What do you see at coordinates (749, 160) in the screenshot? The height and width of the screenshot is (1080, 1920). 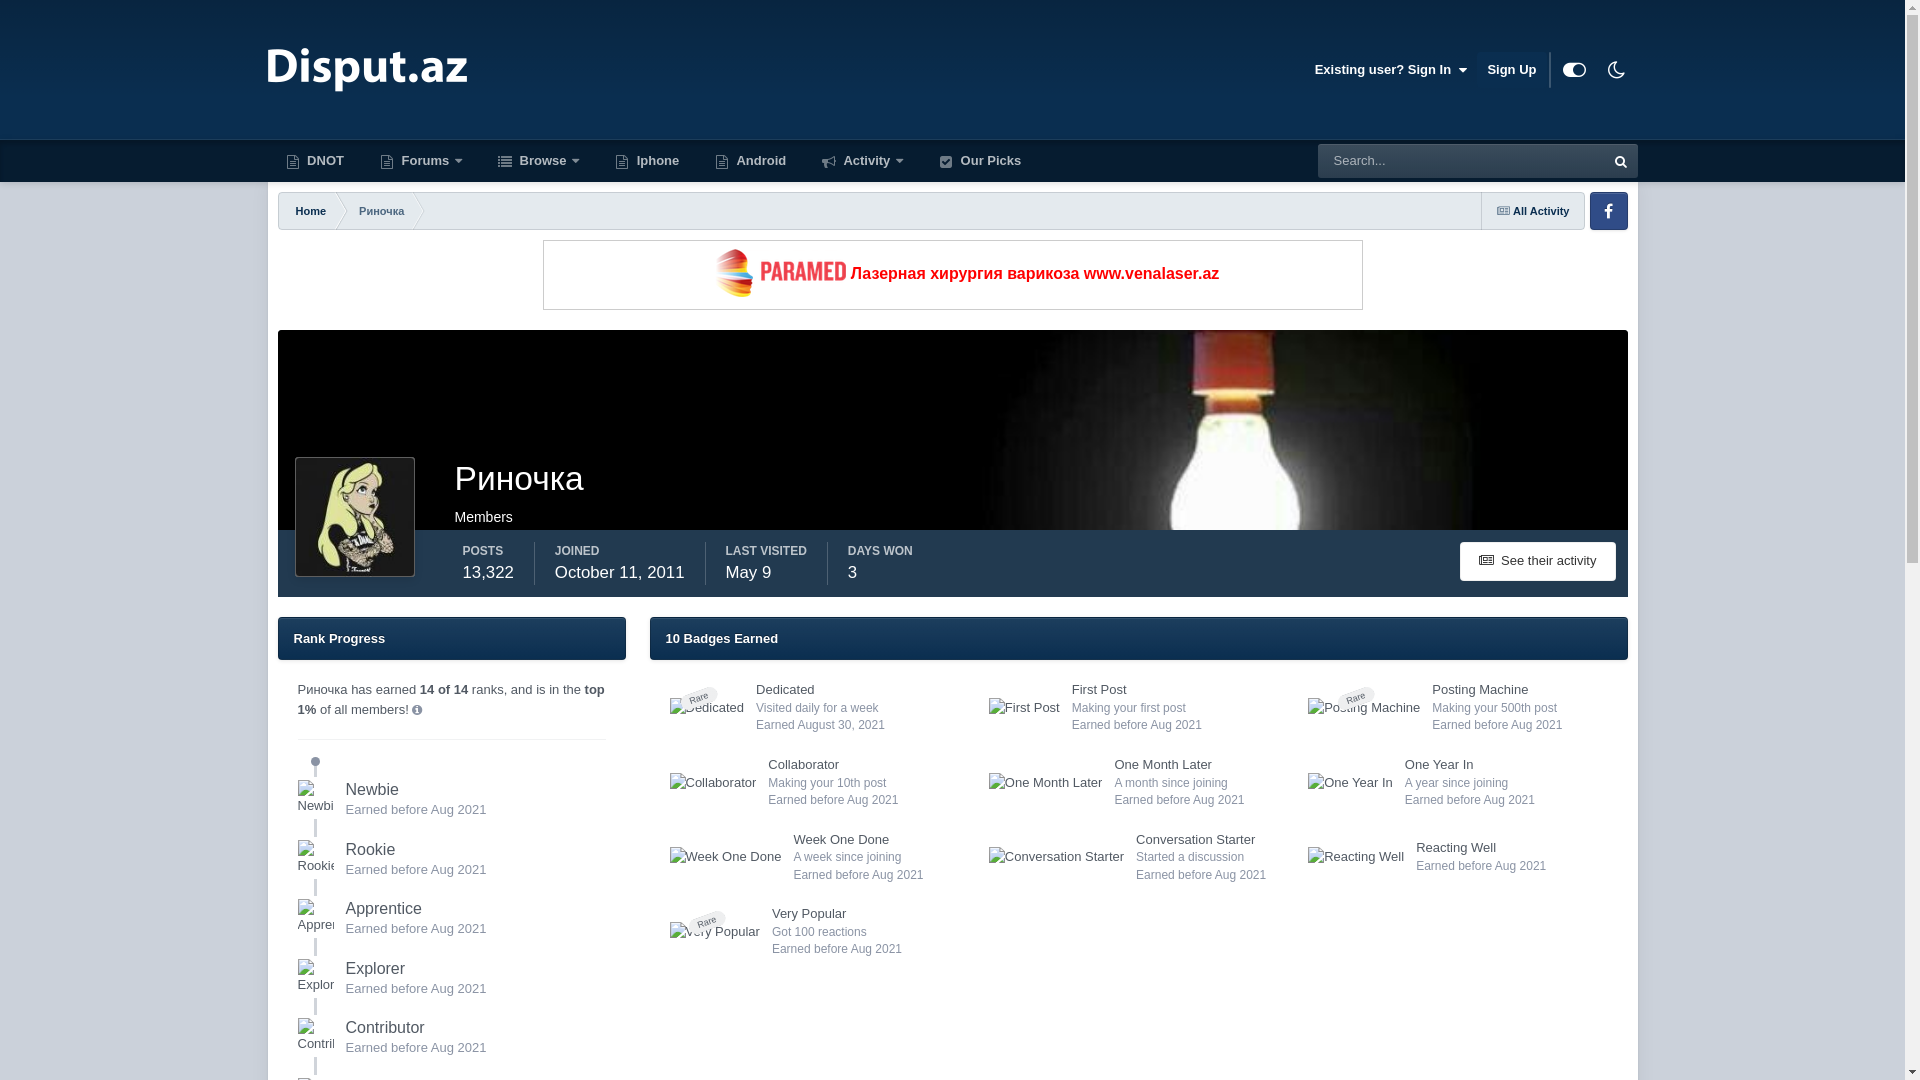 I see `'Android'` at bounding box center [749, 160].